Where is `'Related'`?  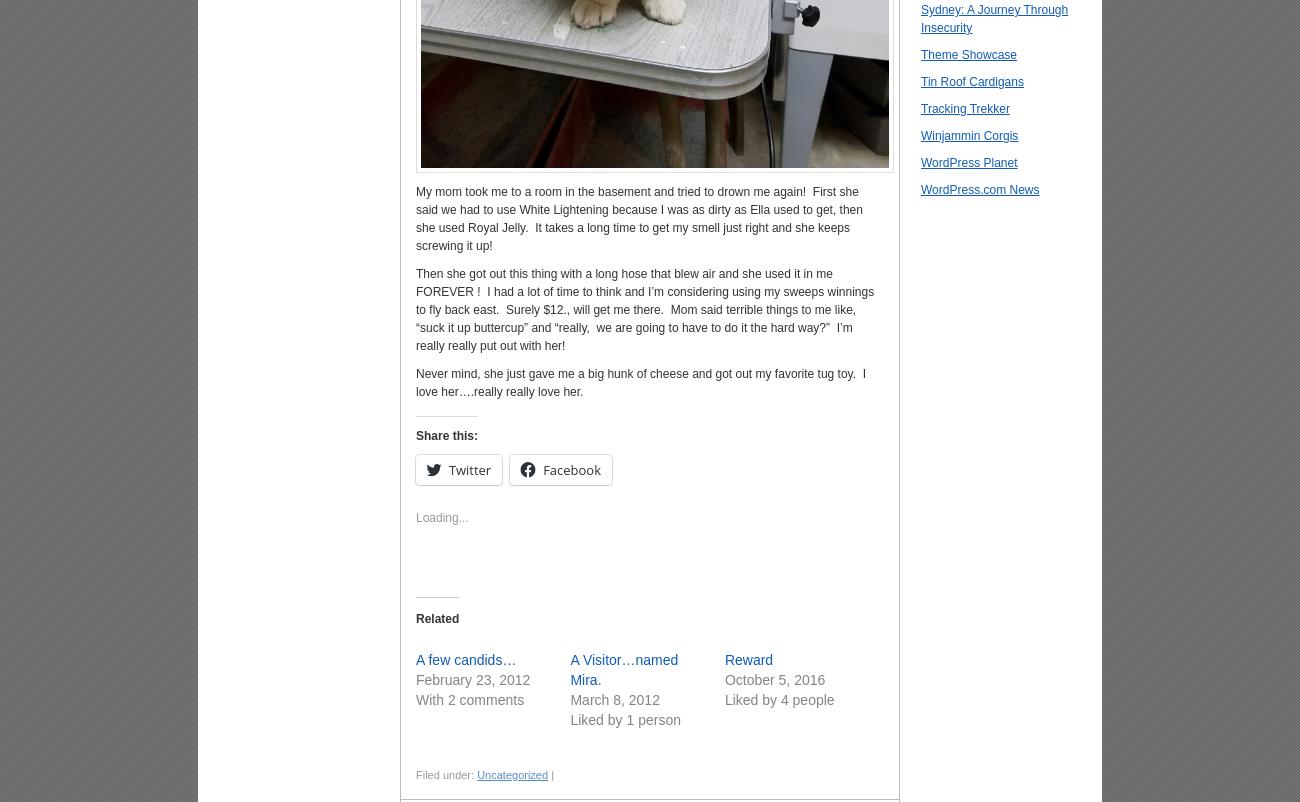 'Related' is located at coordinates (436, 617).